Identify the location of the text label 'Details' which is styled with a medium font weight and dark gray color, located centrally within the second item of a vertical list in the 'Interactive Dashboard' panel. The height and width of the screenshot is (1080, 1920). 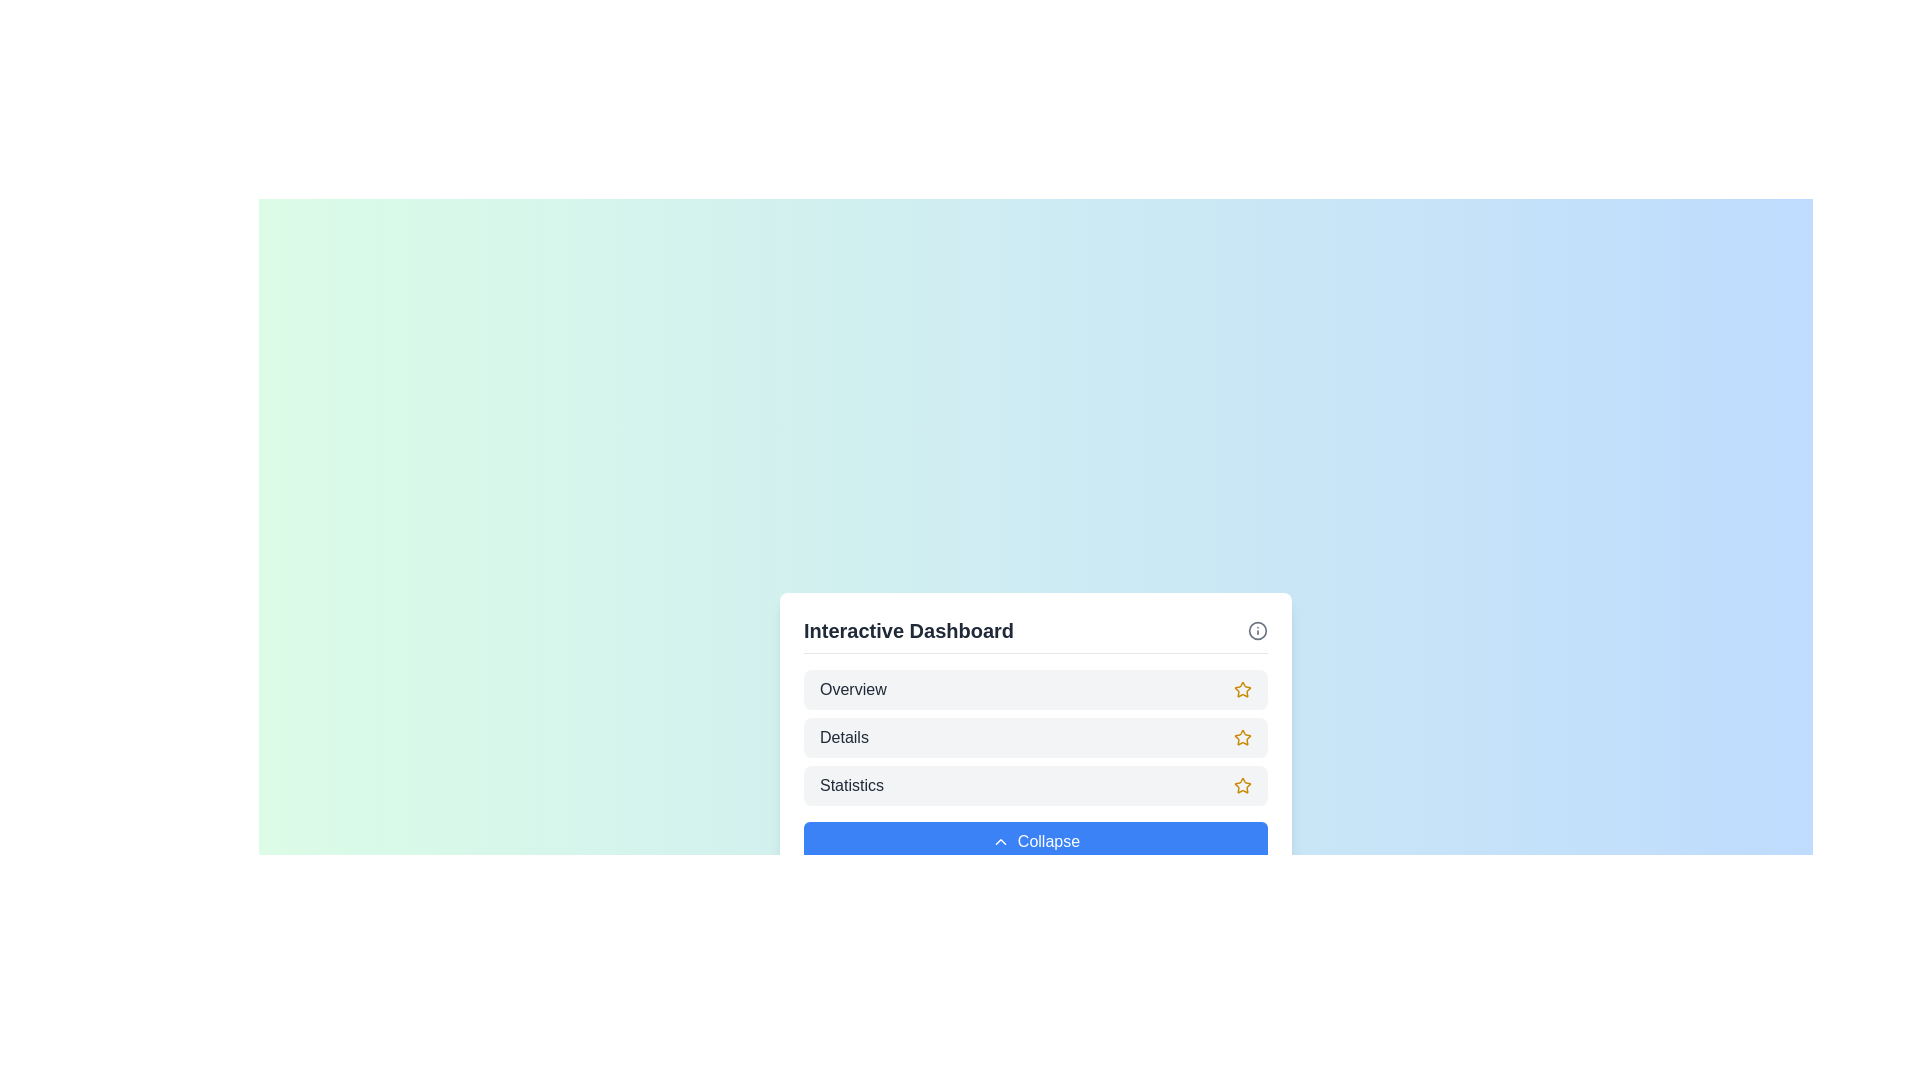
(844, 737).